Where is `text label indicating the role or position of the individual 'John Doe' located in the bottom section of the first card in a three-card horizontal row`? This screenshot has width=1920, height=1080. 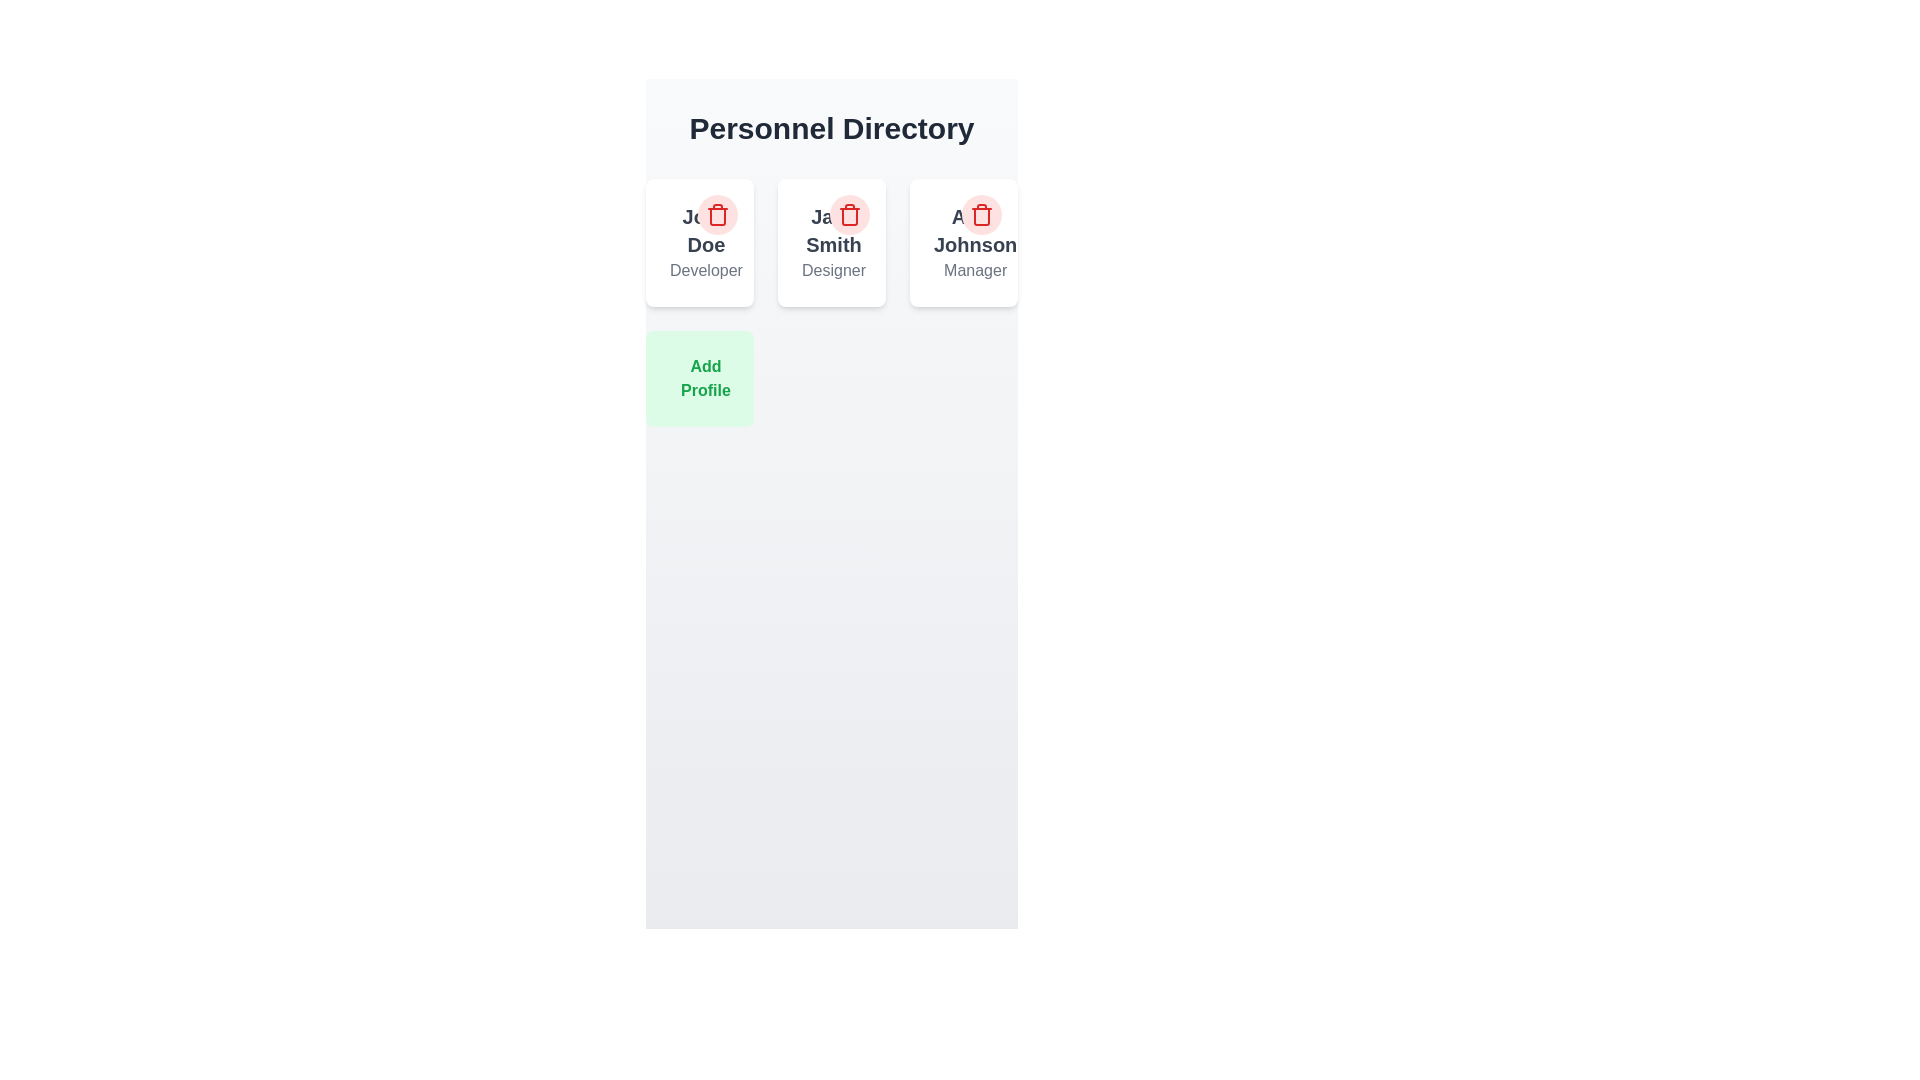
text label indicating the role or position of the individual 'John Doe' located in the bottom section of the first card in a three-card horizontal row is located at coordinates (706, 270).